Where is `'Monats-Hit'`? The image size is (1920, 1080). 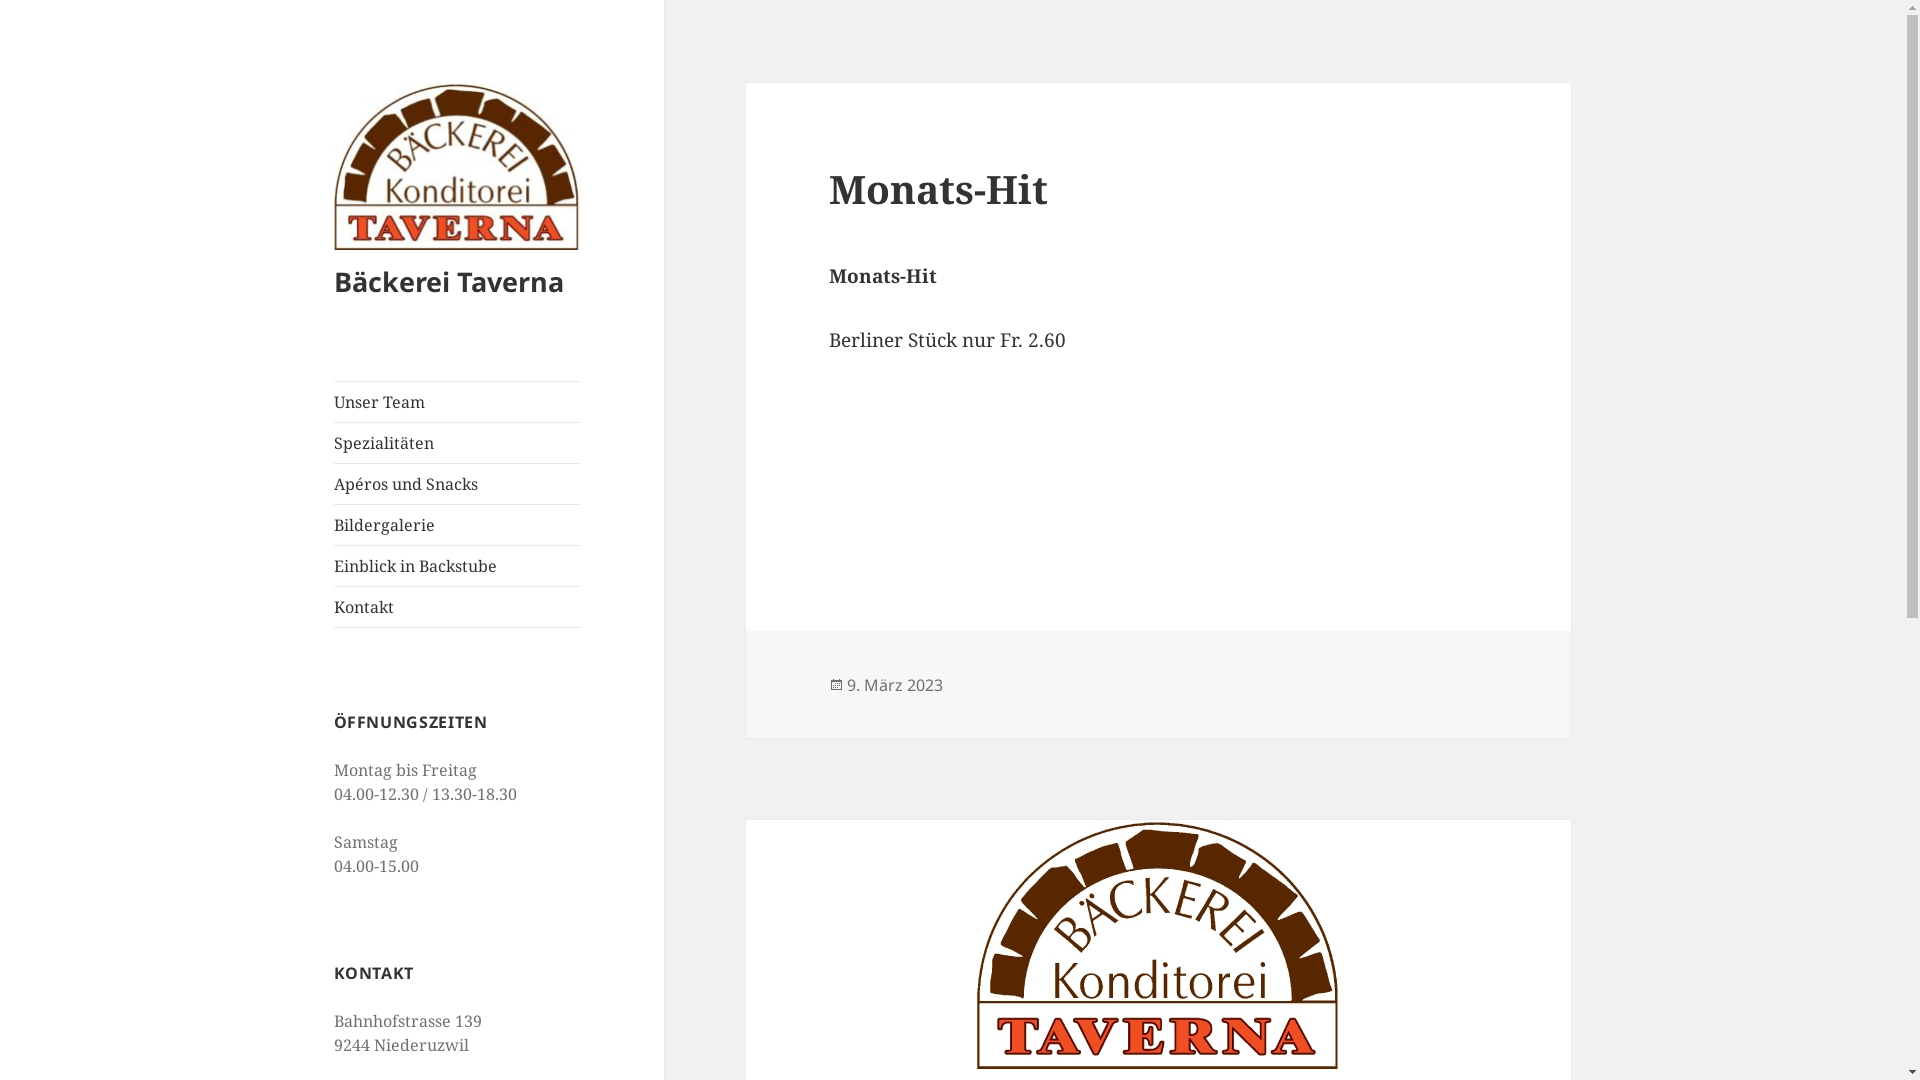 'Monats-Hit' is located at coordinates (937, 188).